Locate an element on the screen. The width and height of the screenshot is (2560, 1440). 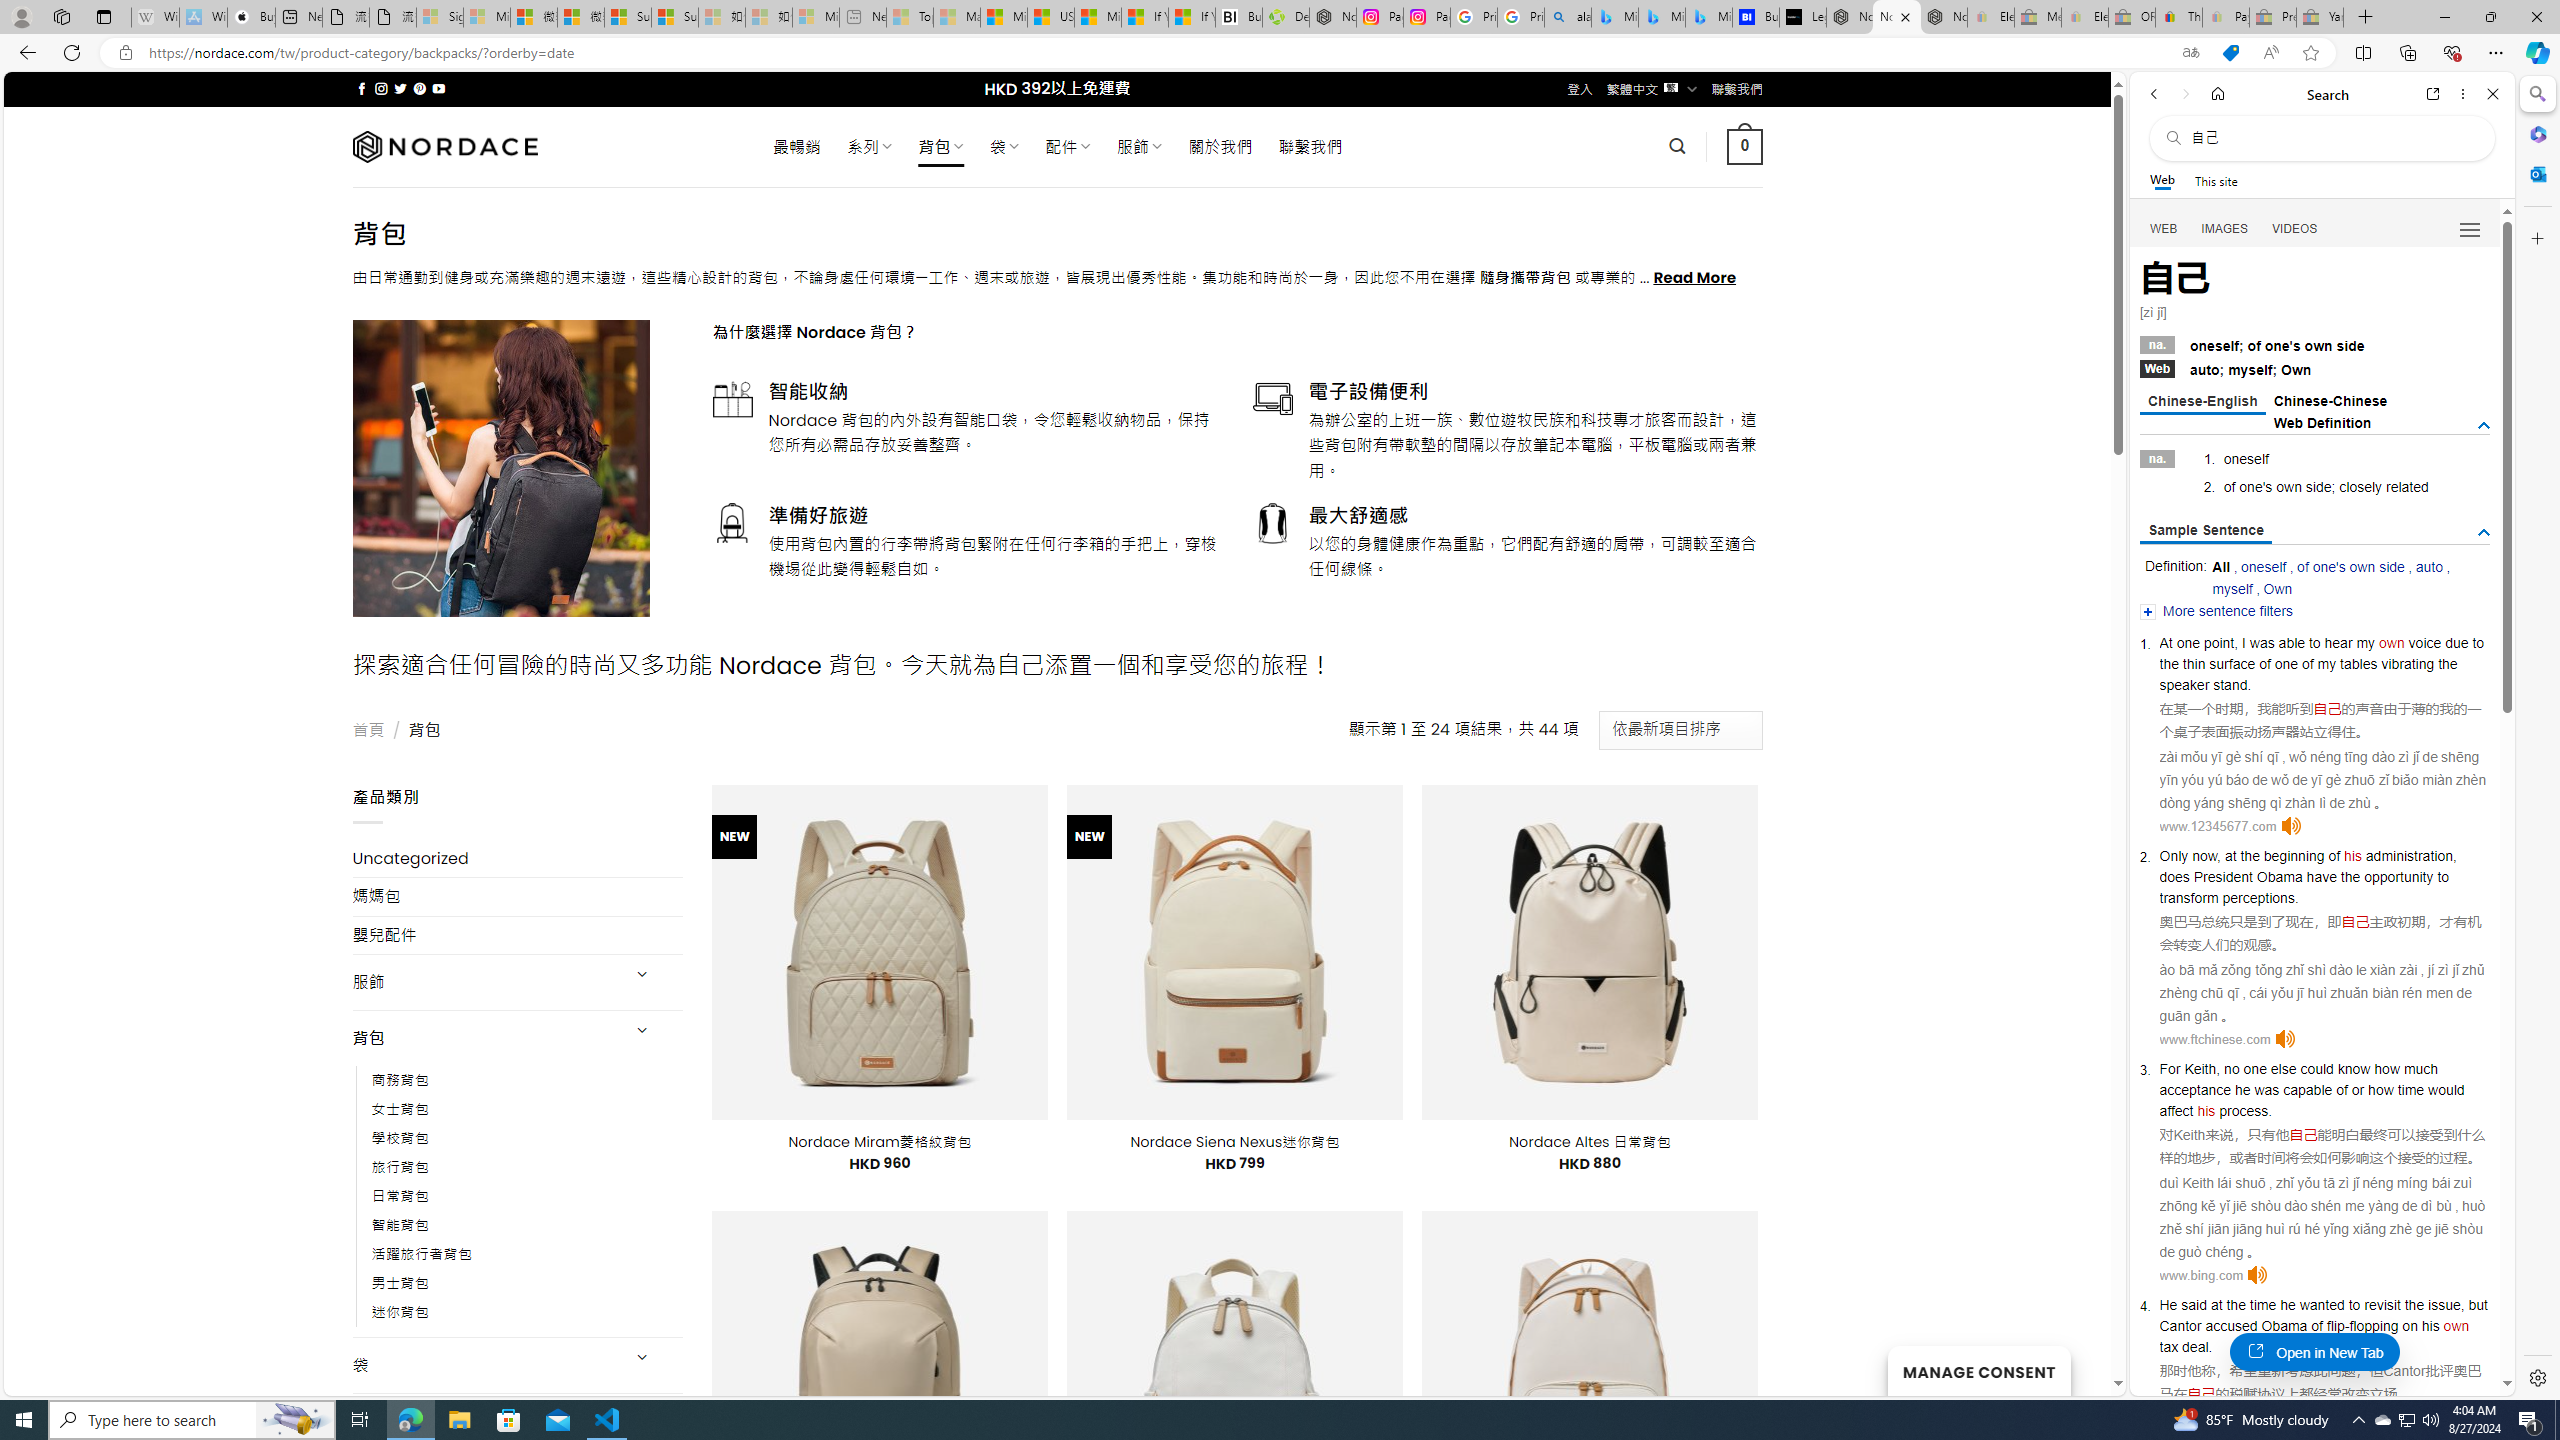
'Follow on YouTube' is located at coordinates (439, 88).